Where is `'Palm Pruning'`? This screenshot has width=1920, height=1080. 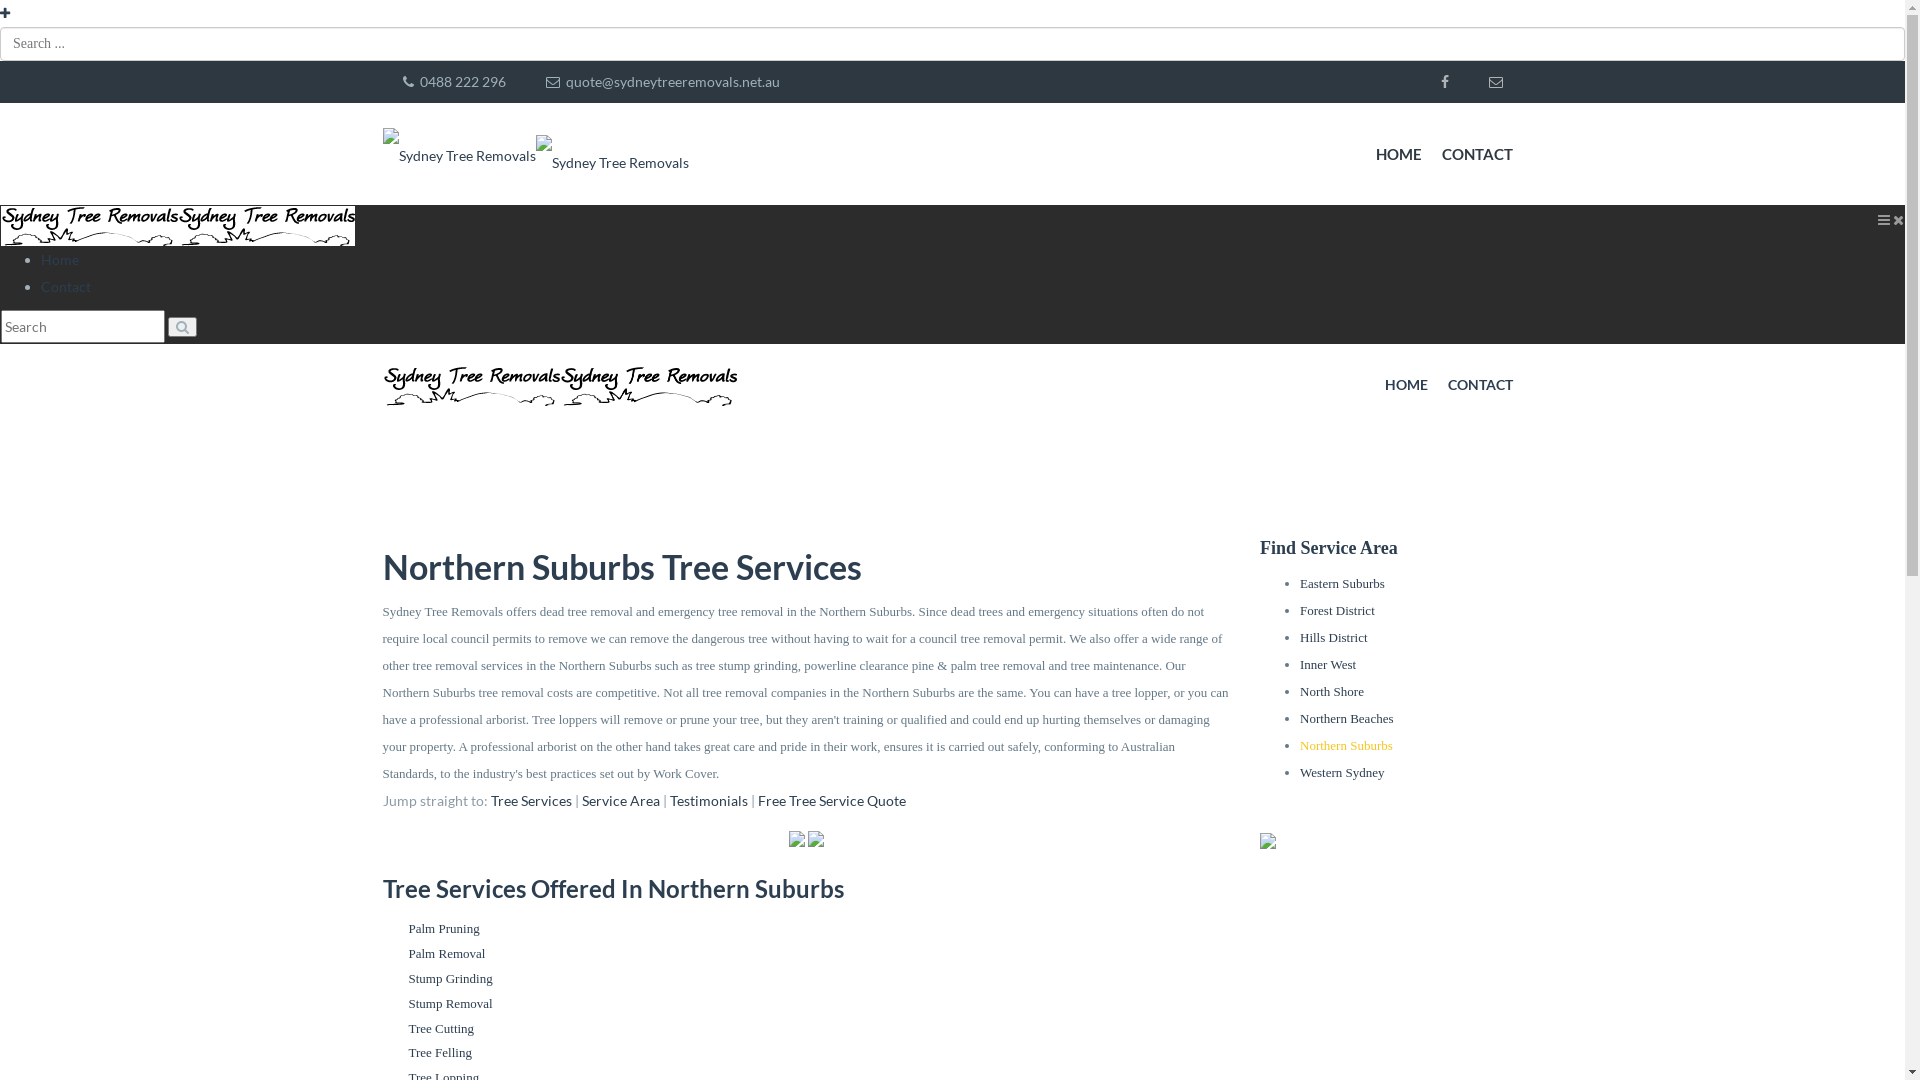 'Palm Pruning' is located at coordinates (442, 928).